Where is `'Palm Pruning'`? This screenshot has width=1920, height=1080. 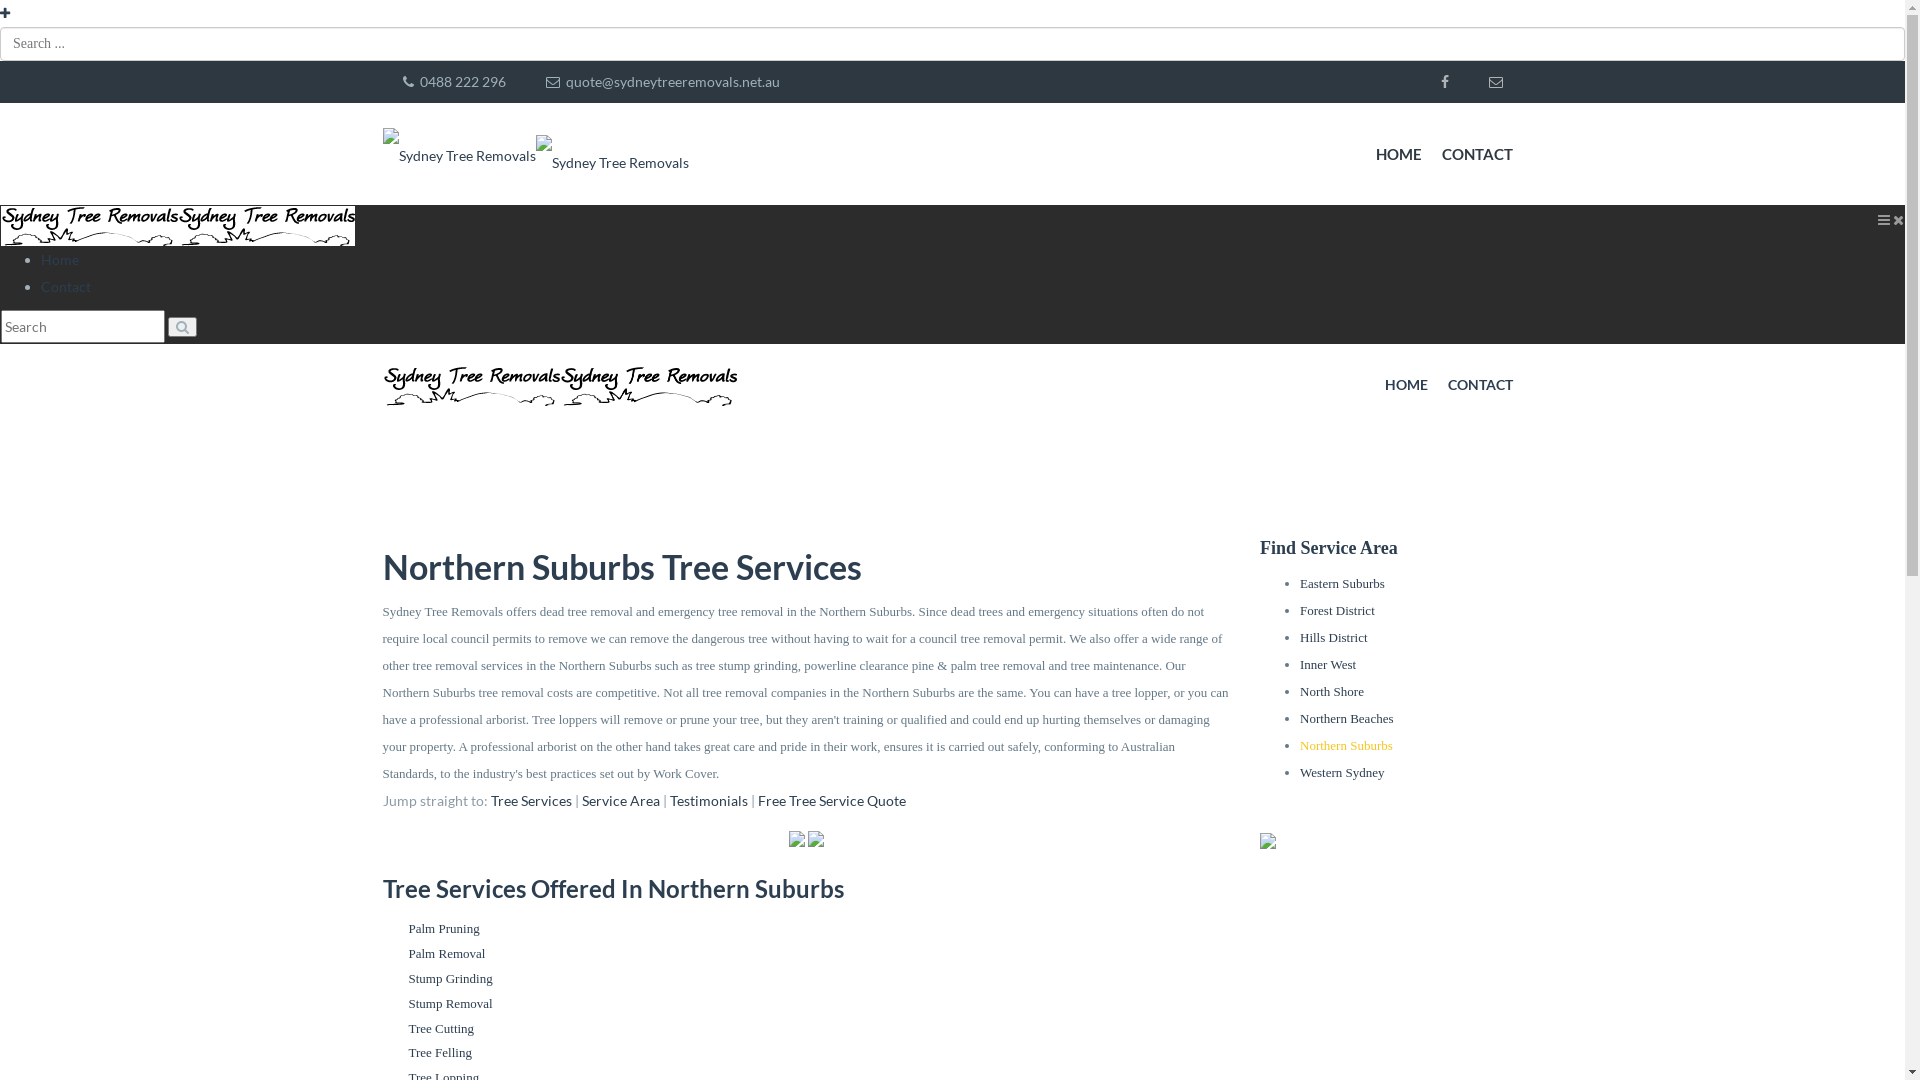 'Palm Pruning' is located at coordinates (442, 928).